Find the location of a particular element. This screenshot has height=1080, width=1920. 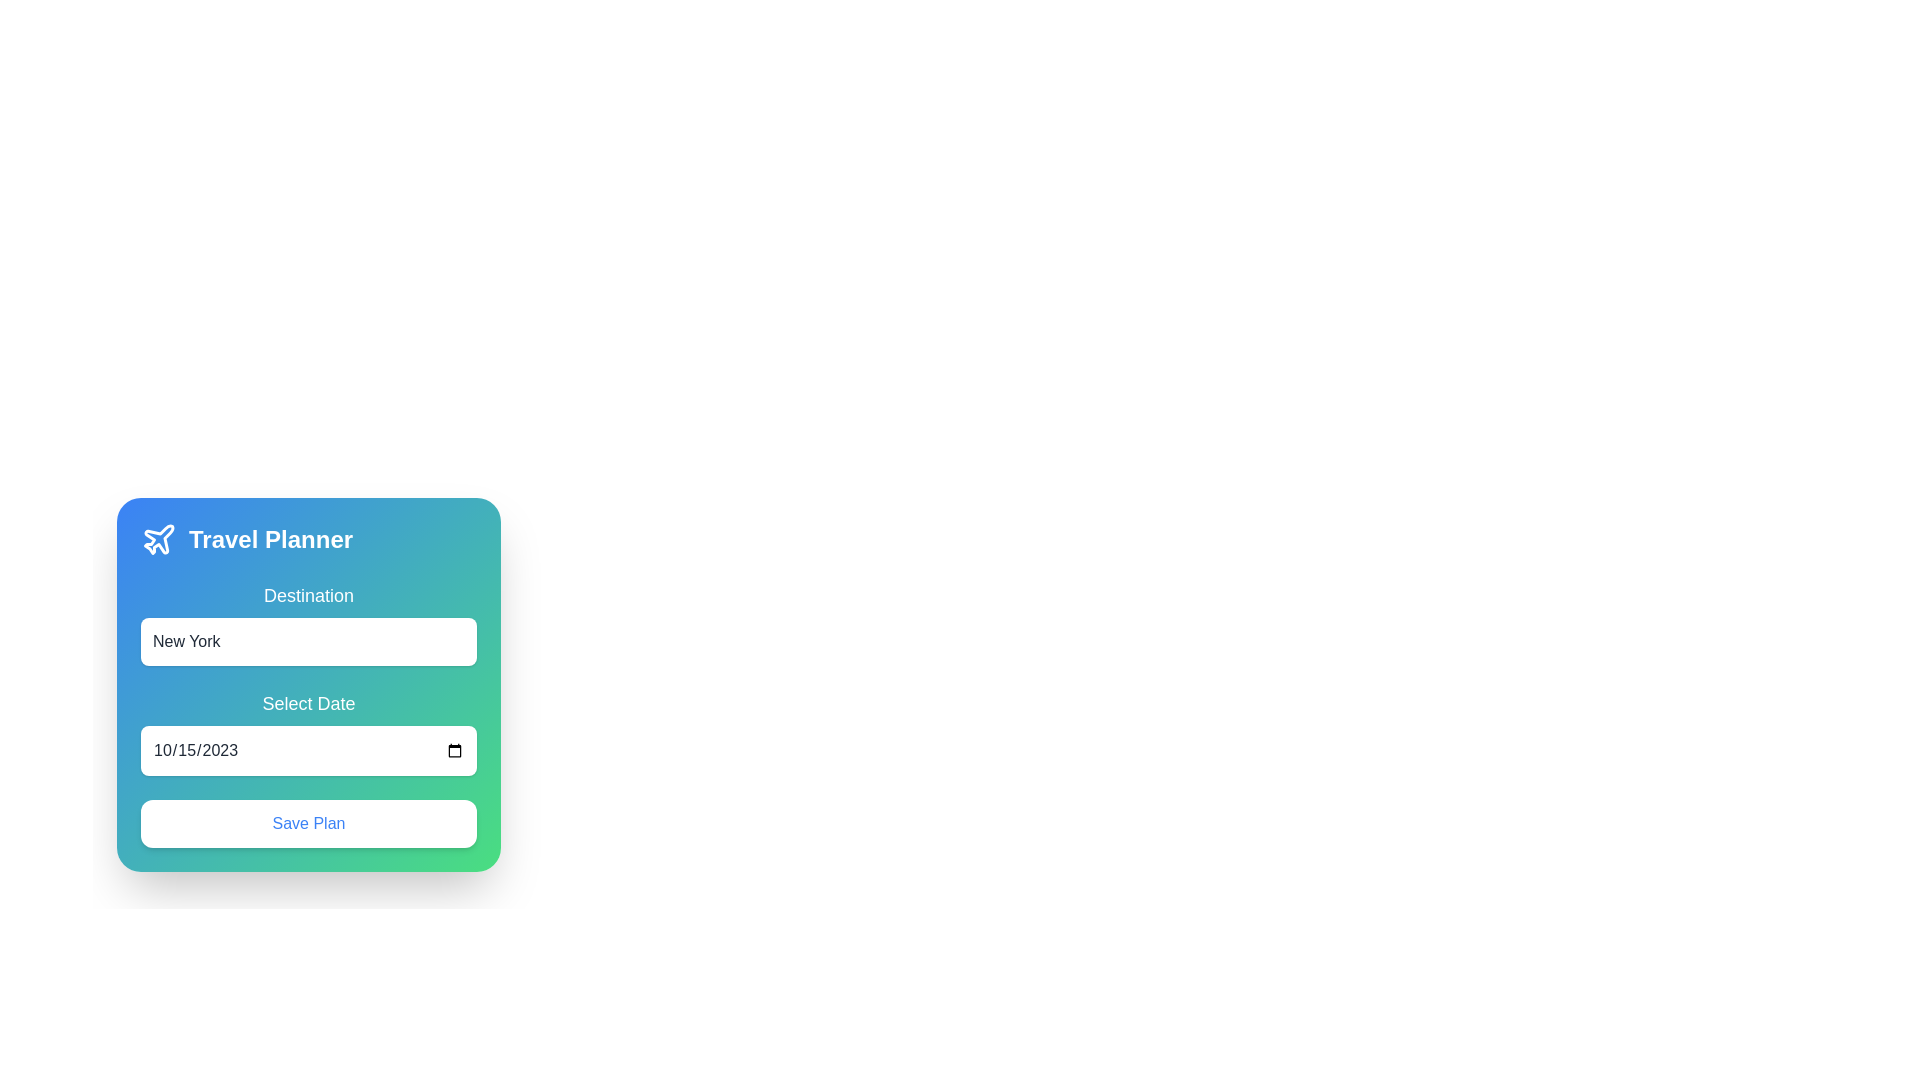

the rectangular button with a white background and blue text labeled 'Save Plan' is located at coordinates (307, 824).